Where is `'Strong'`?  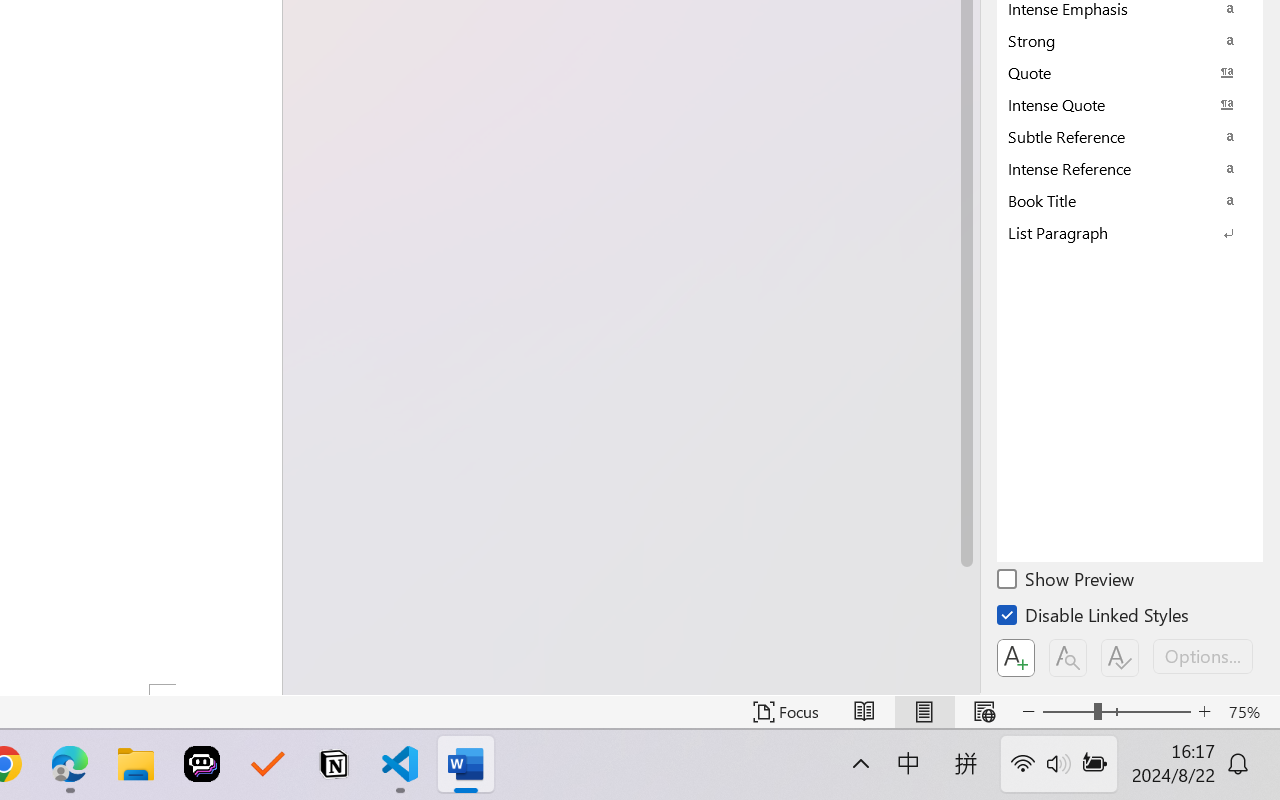
'Strong' is located at coordinates (1130, 39).